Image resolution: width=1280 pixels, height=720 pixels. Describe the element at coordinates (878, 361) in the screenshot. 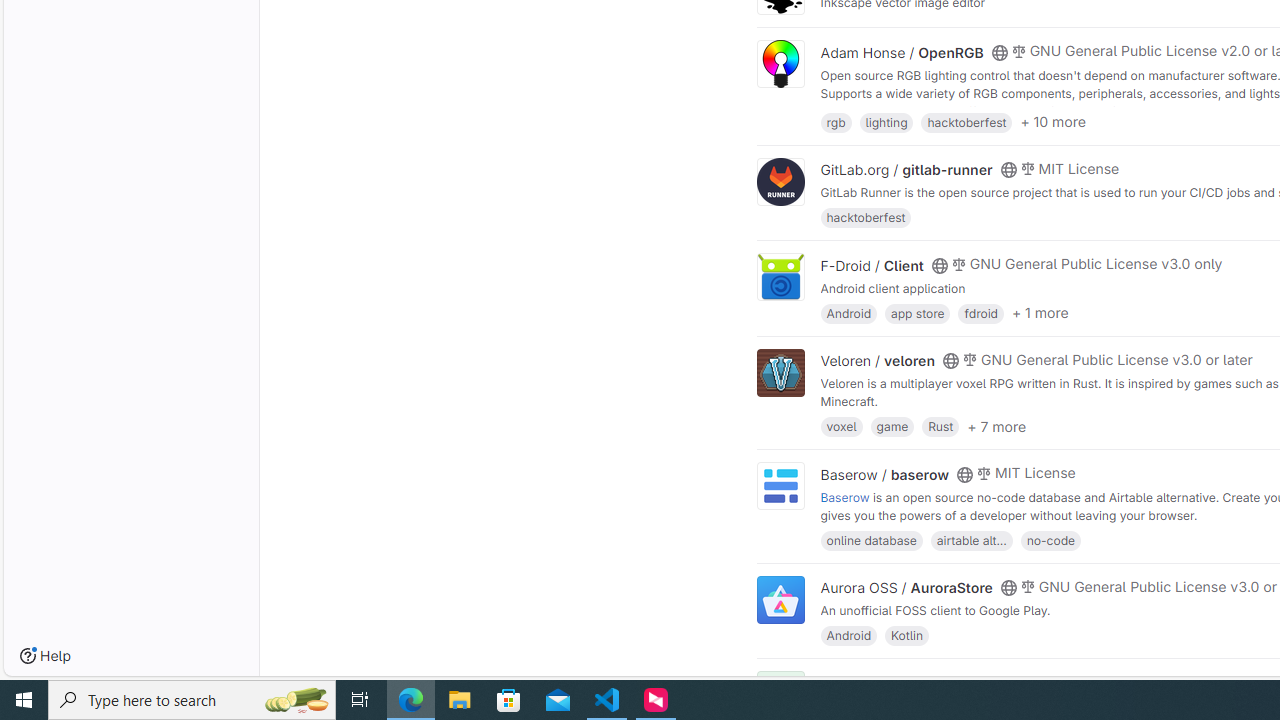

I see `'Veloren / veloren'` at that location.